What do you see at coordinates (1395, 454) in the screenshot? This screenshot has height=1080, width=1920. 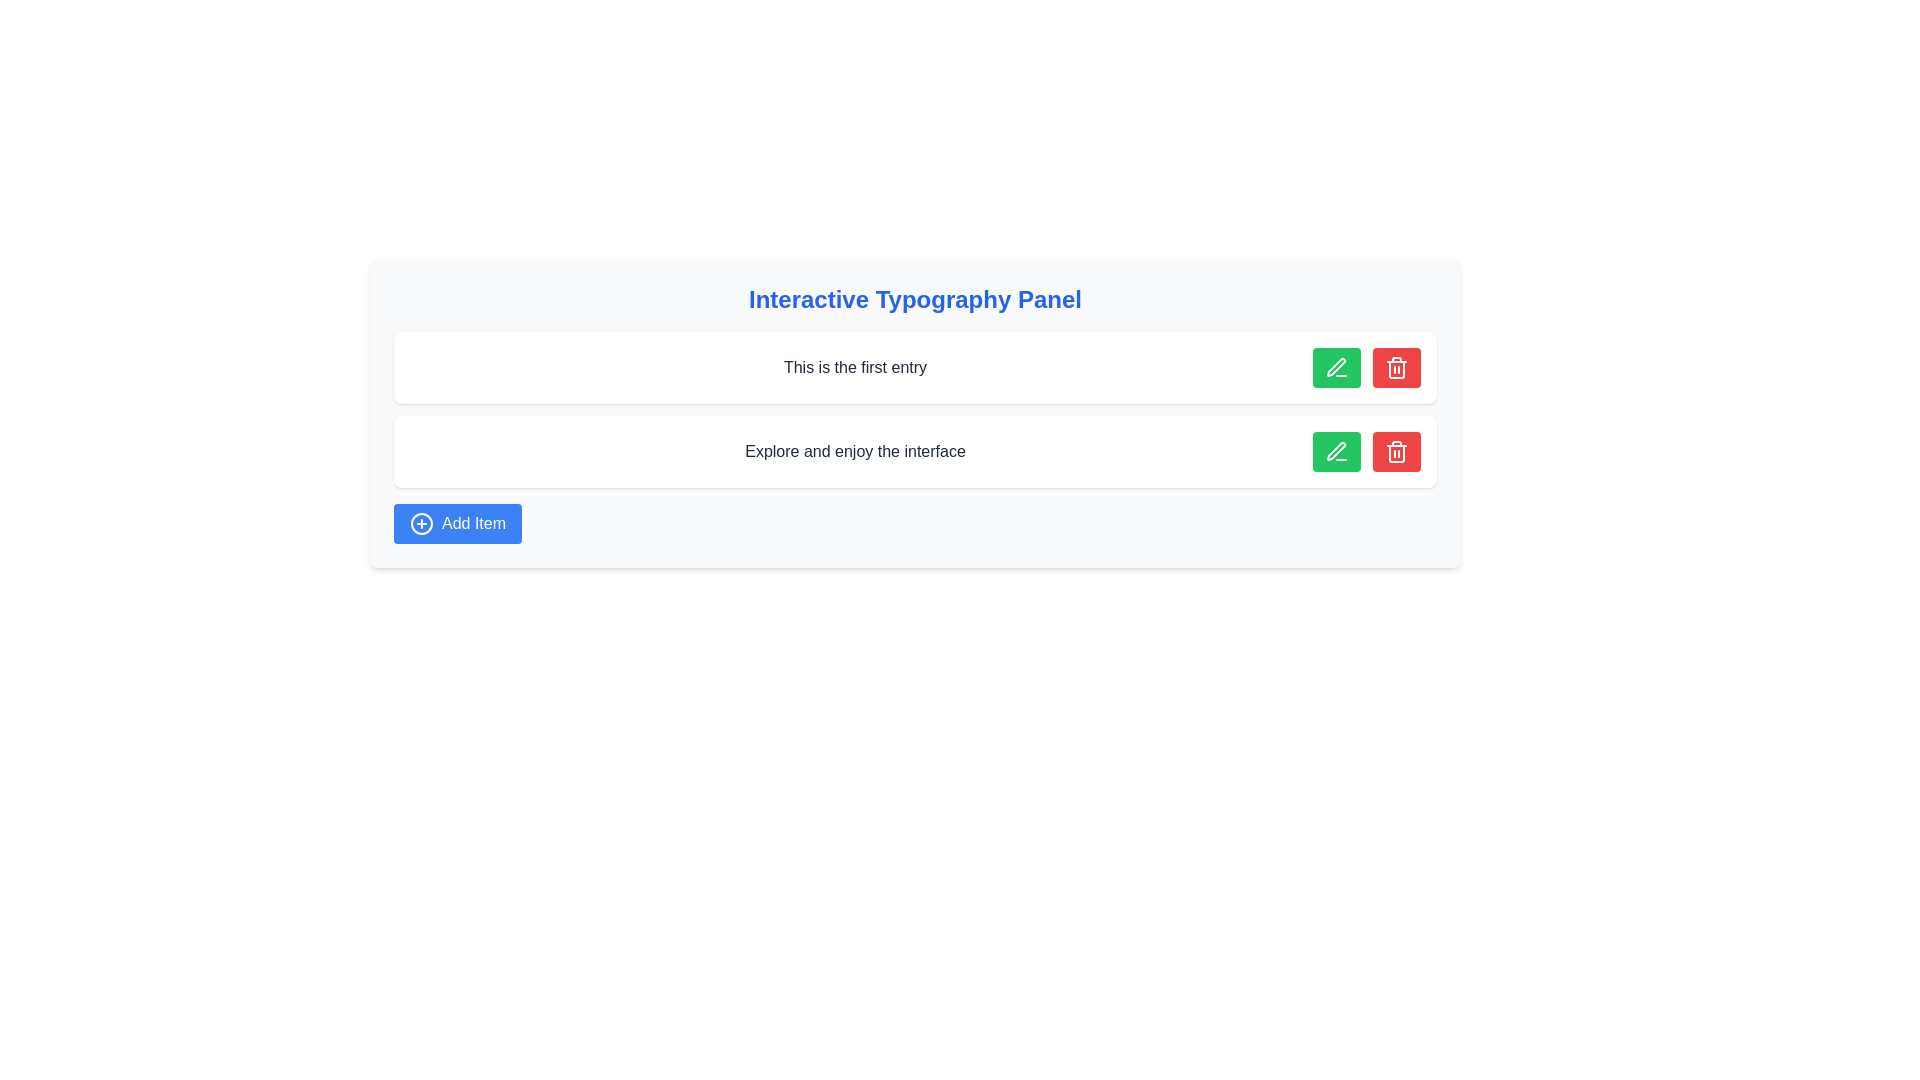 I see `the red trash can icon button located within the control panel for accessibility purposes` at bounding box center [1395, 454].